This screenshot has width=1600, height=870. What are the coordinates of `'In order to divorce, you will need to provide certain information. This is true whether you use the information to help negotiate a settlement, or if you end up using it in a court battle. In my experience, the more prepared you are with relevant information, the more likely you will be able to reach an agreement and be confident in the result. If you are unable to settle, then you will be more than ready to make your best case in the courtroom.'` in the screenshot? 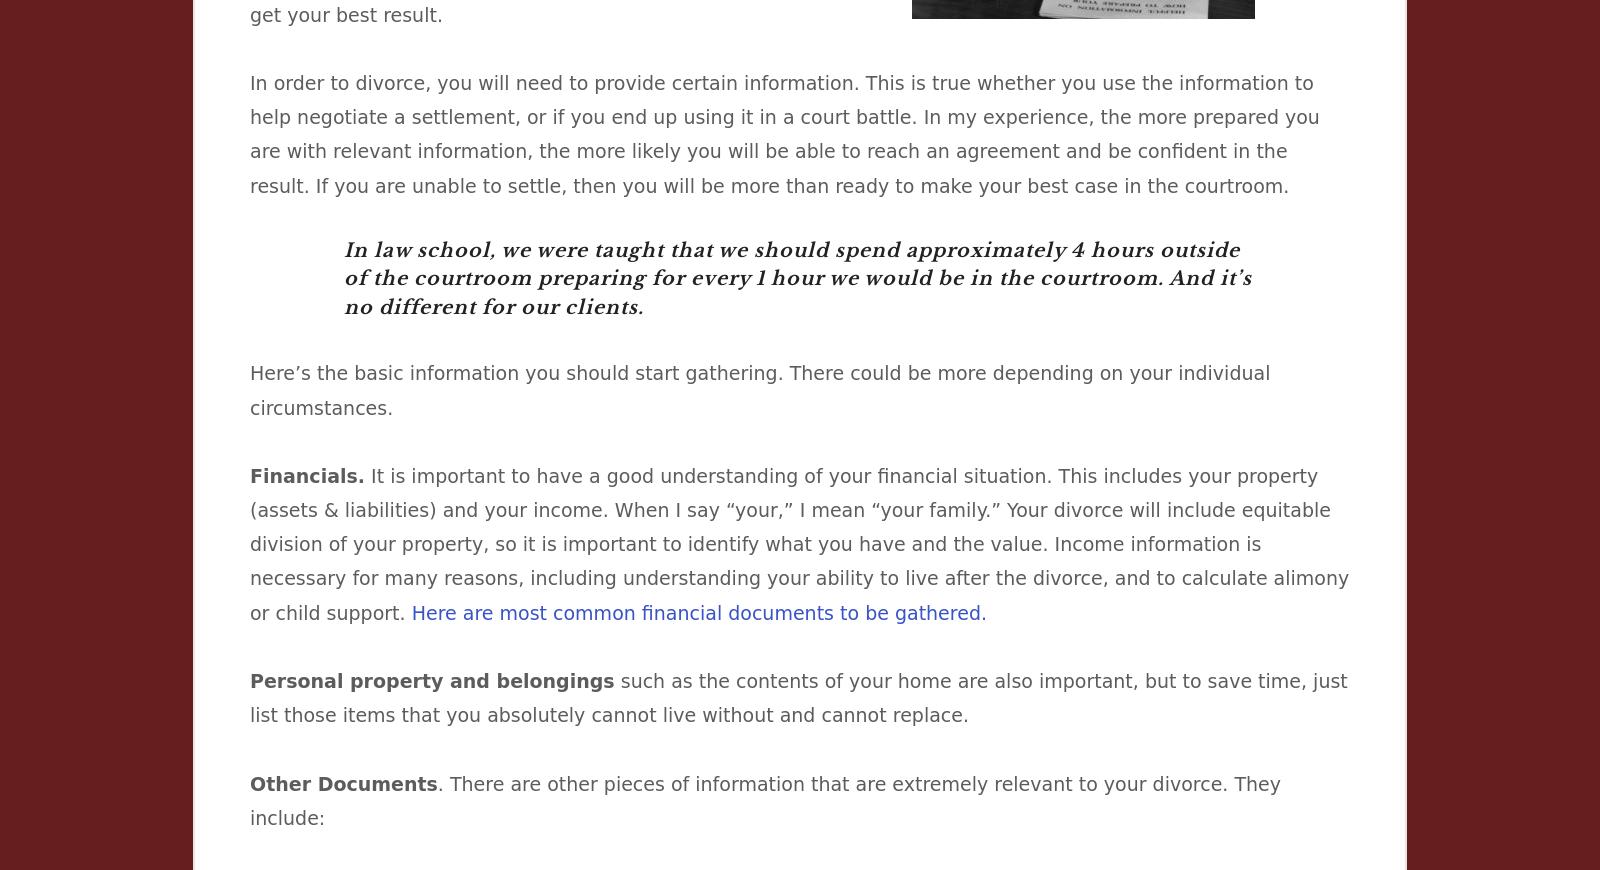 It's located at (249, 132).